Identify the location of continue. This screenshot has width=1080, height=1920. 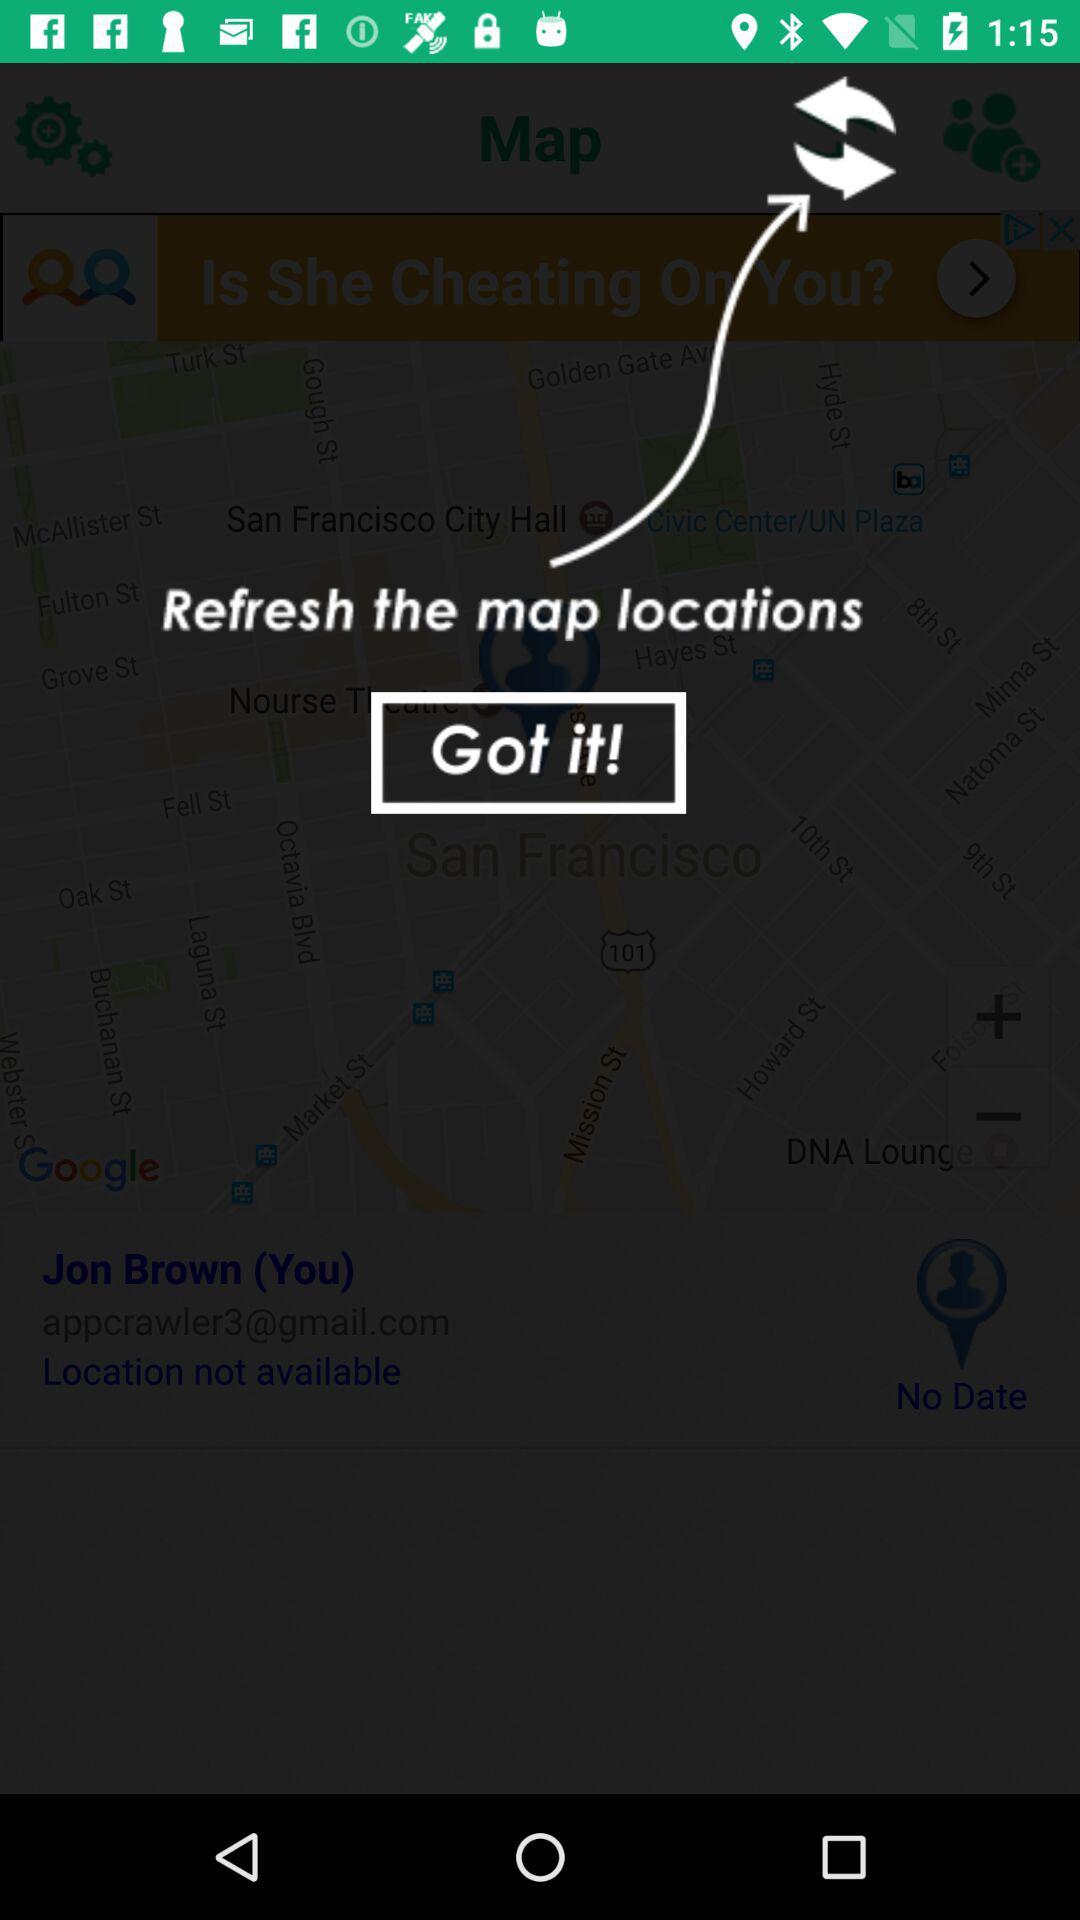
(527, 752).